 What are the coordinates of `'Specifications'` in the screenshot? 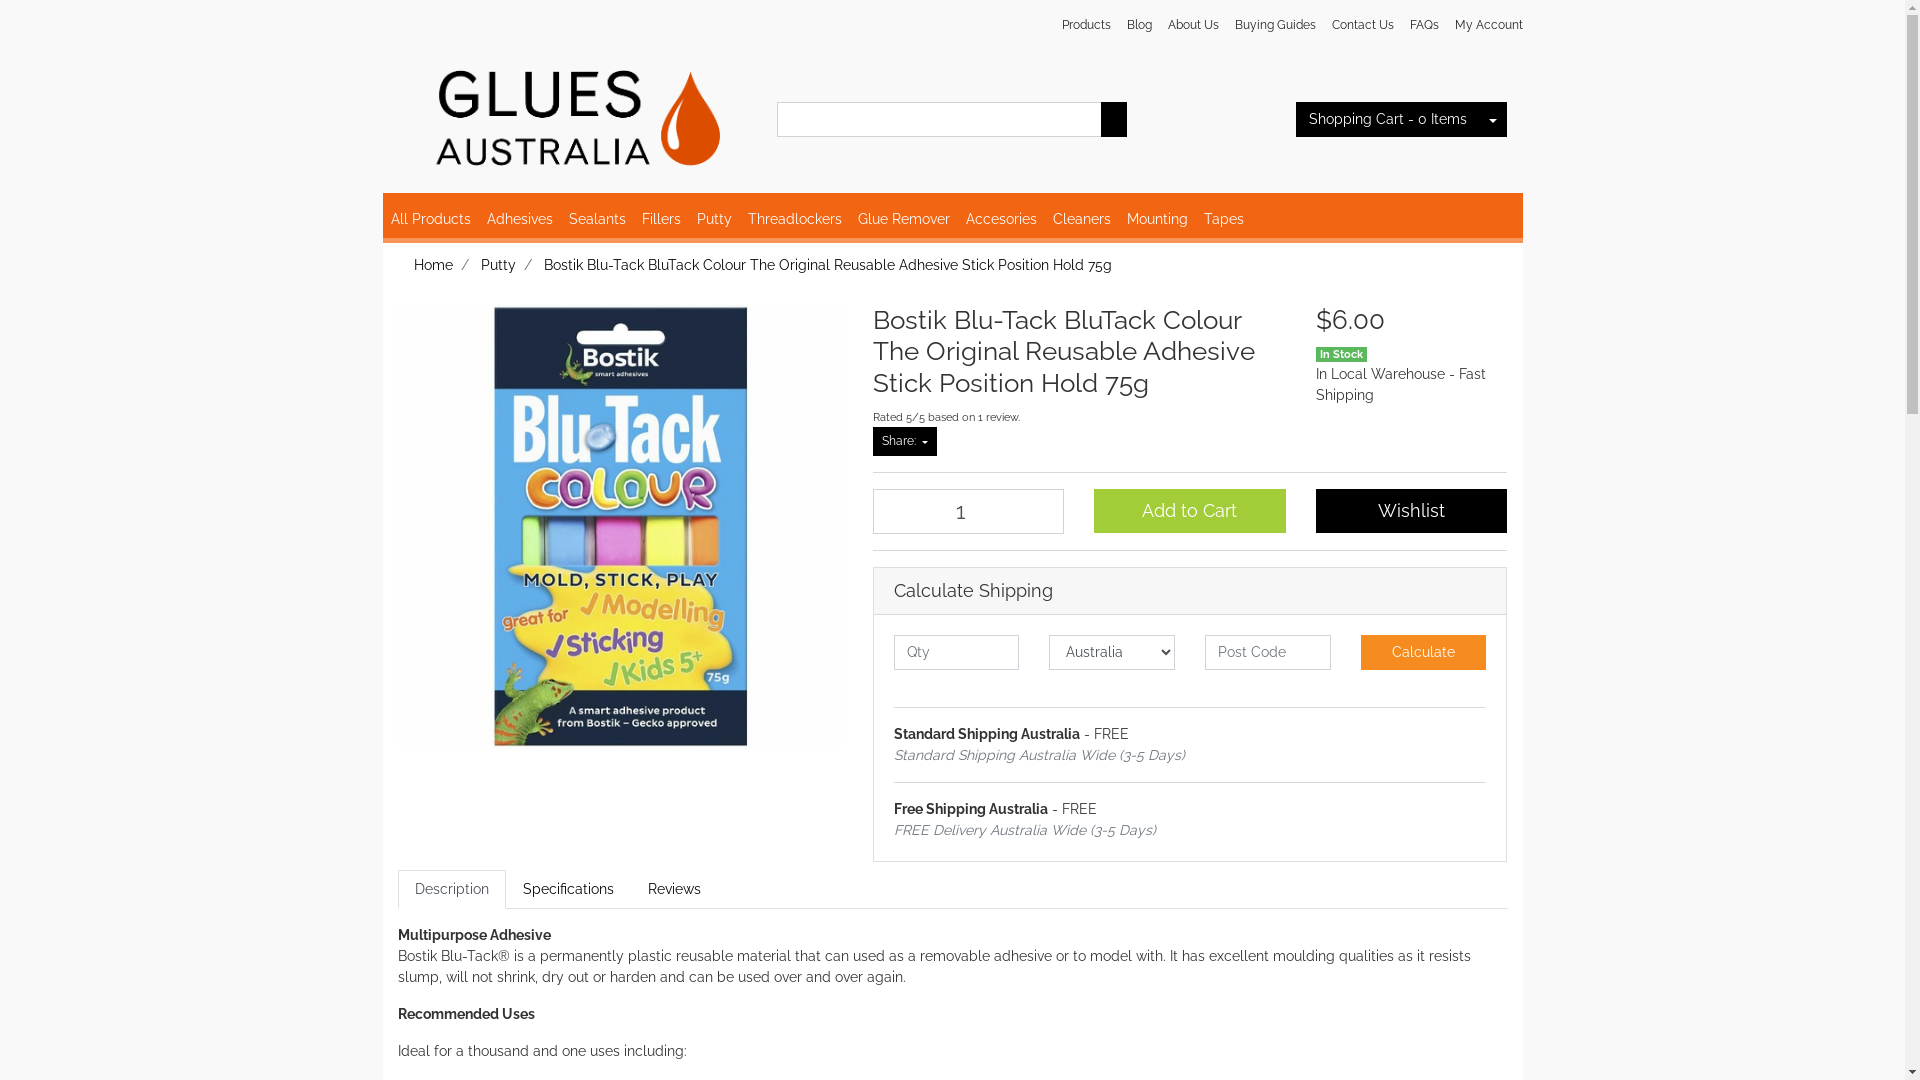 It's located at (567, 888).